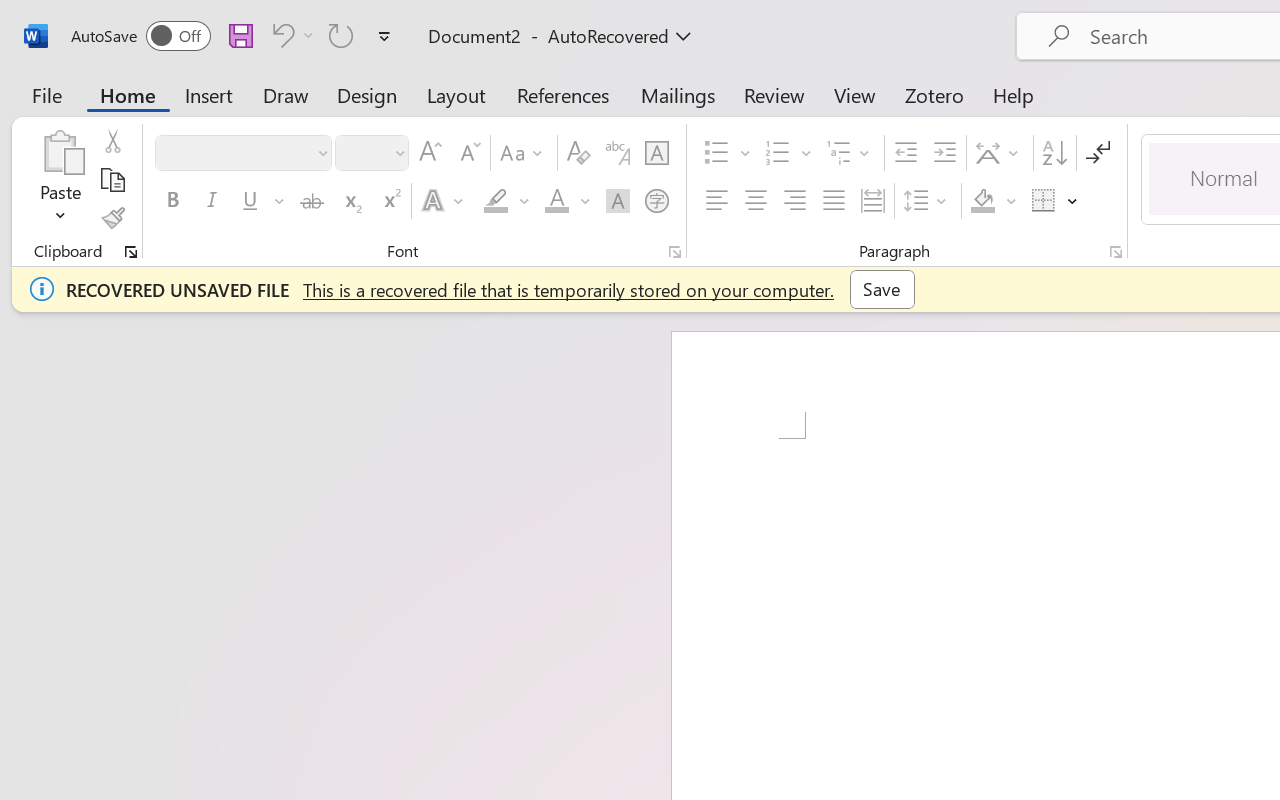  What do you see at coordinates (1097, 153) in the screenshot?
I see `'Show/Hide Editing Marks'` at bounding box center [1097, 153].